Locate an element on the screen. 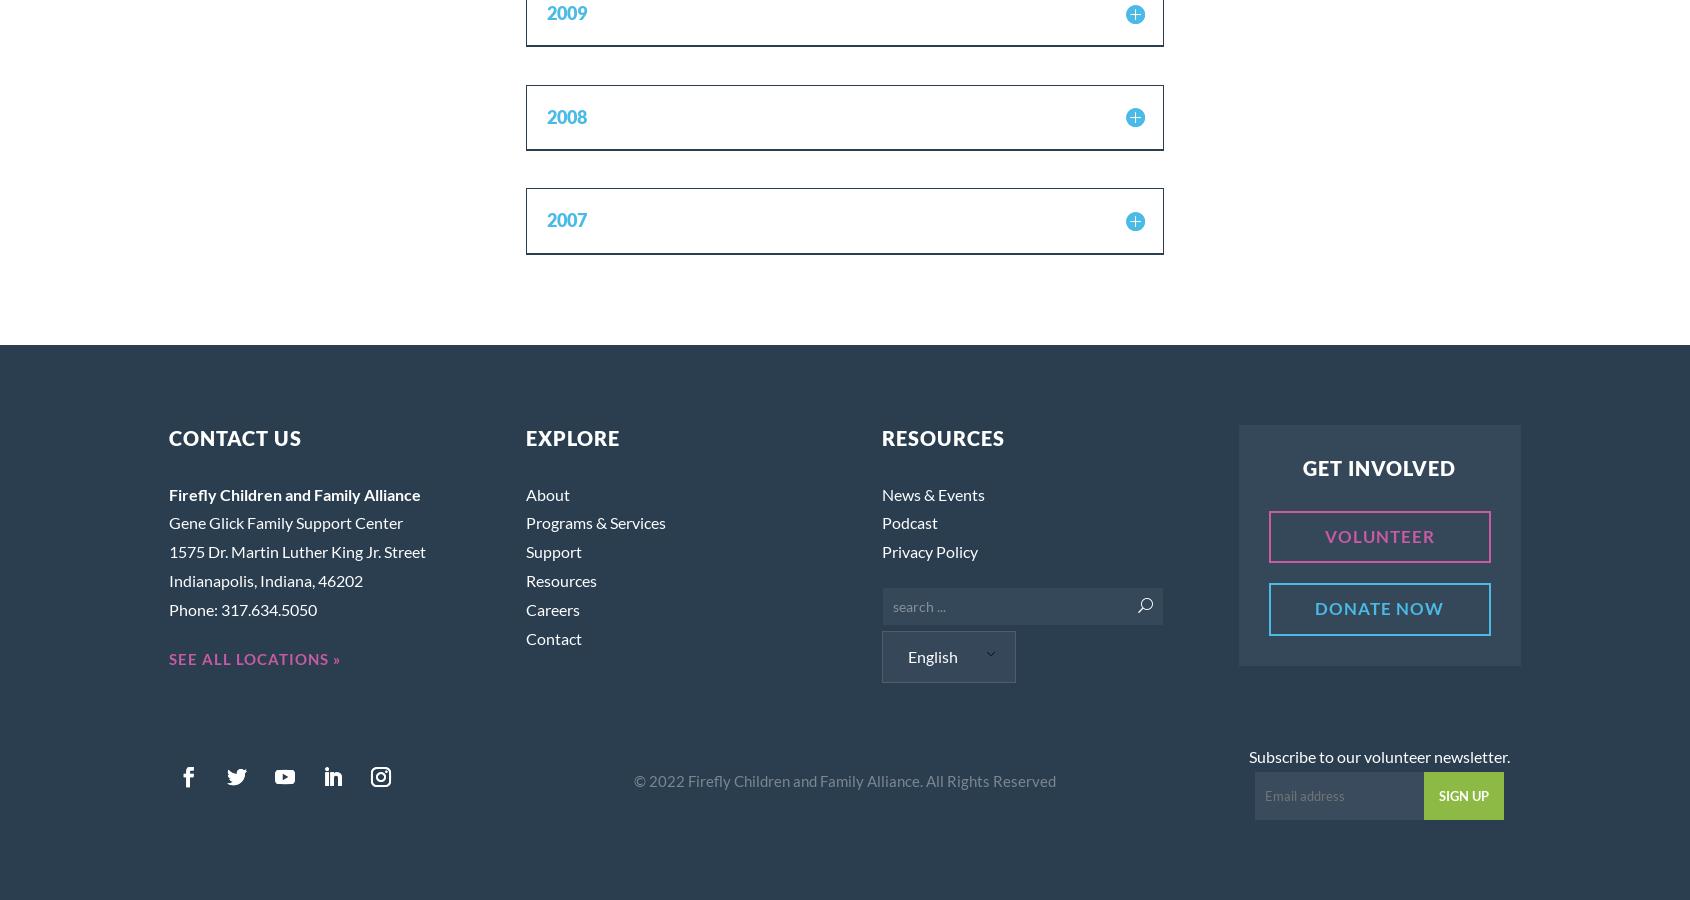 The image size is (1690, 900). 'Firefly Children and Family Alliance' is located at coordinates (295, 492).